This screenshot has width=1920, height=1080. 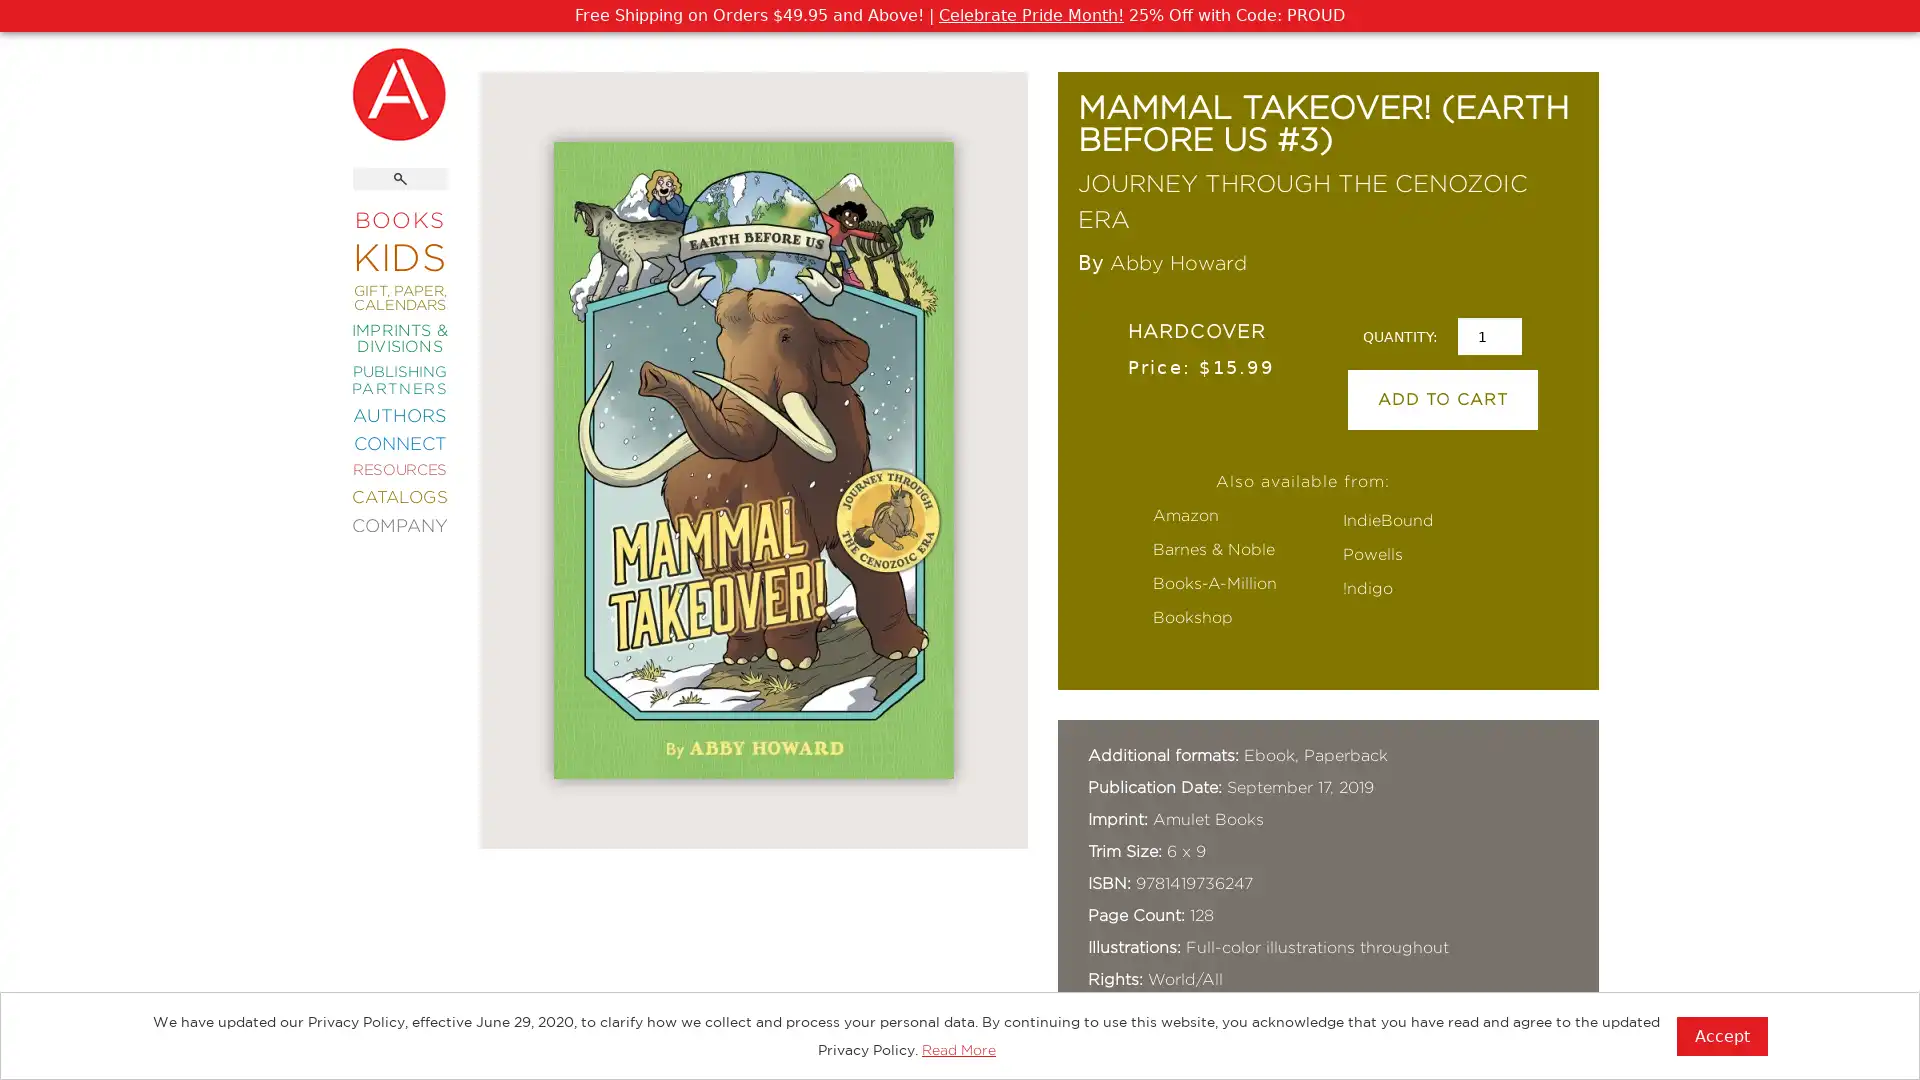 What do you see at coordinates (399, 379) in the screenshot?
I see `PUBLISHING PARTNERS` at bounding box center [399, 379].